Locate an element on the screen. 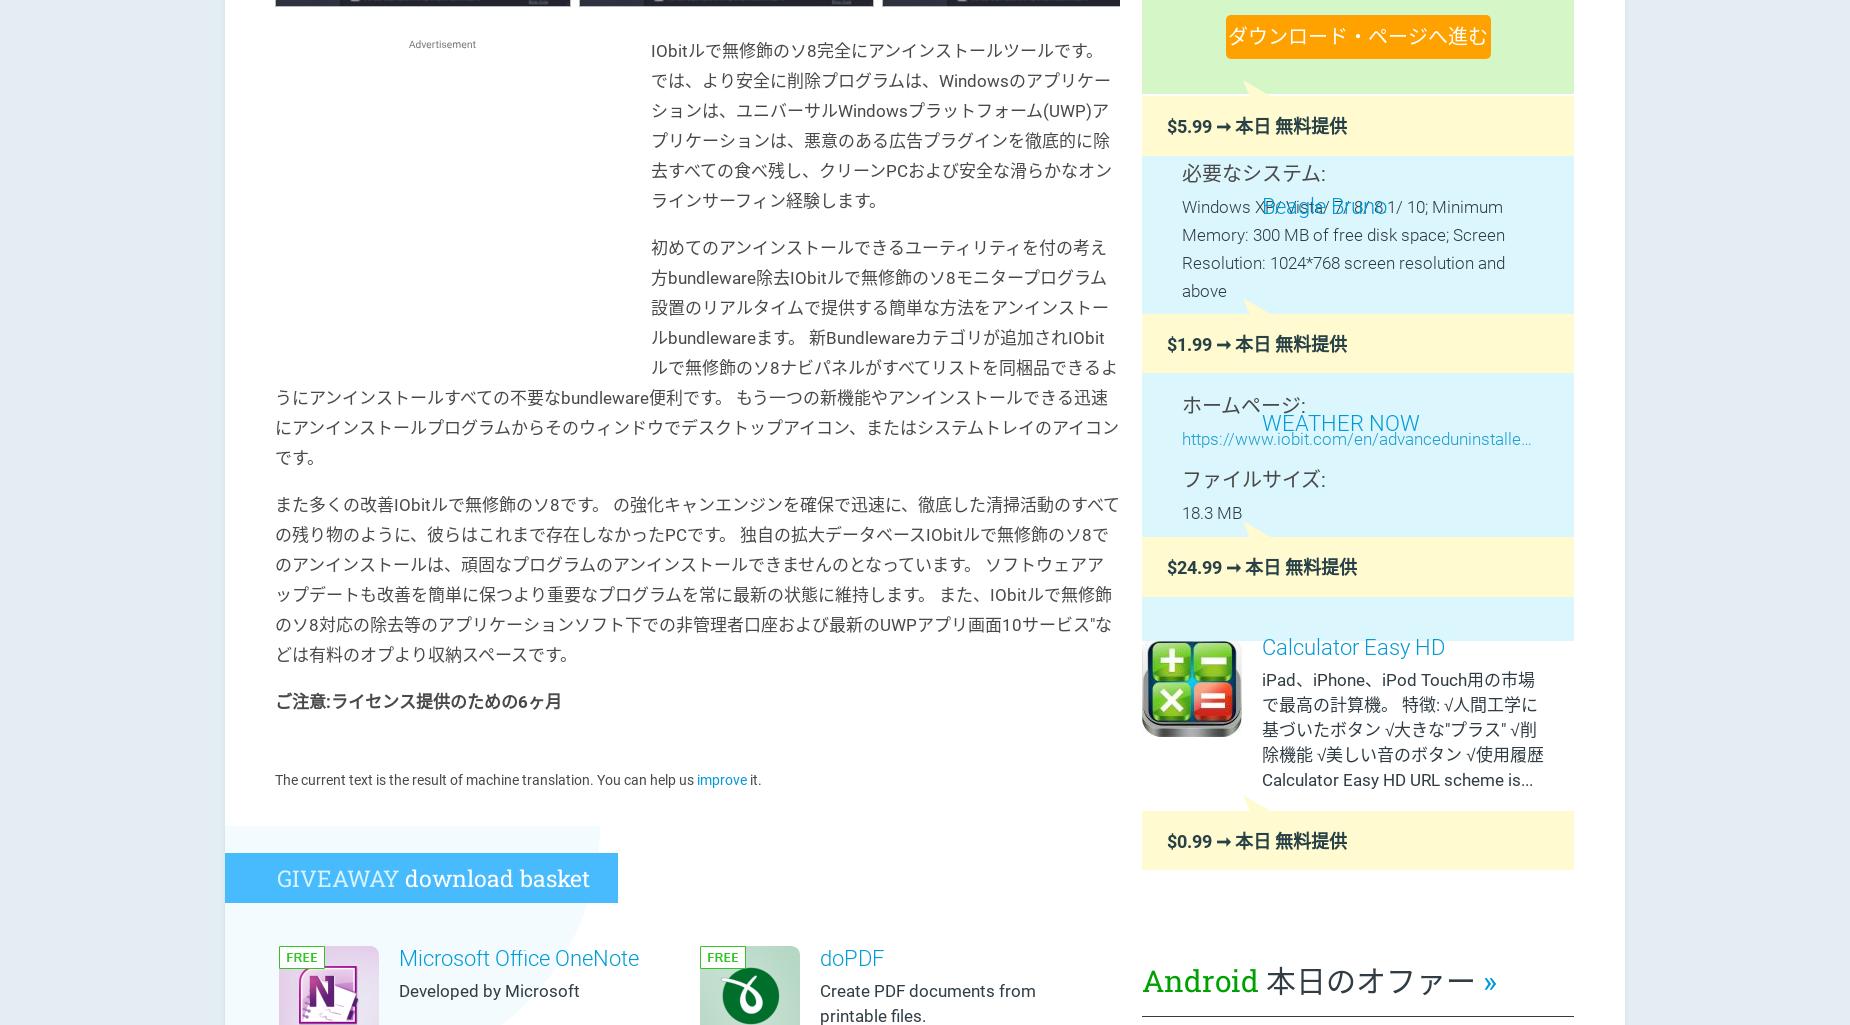 The width and height of the screenshot is (1850, 1025). 'Beagle Bruno' is located at coordinates (1323, 205).